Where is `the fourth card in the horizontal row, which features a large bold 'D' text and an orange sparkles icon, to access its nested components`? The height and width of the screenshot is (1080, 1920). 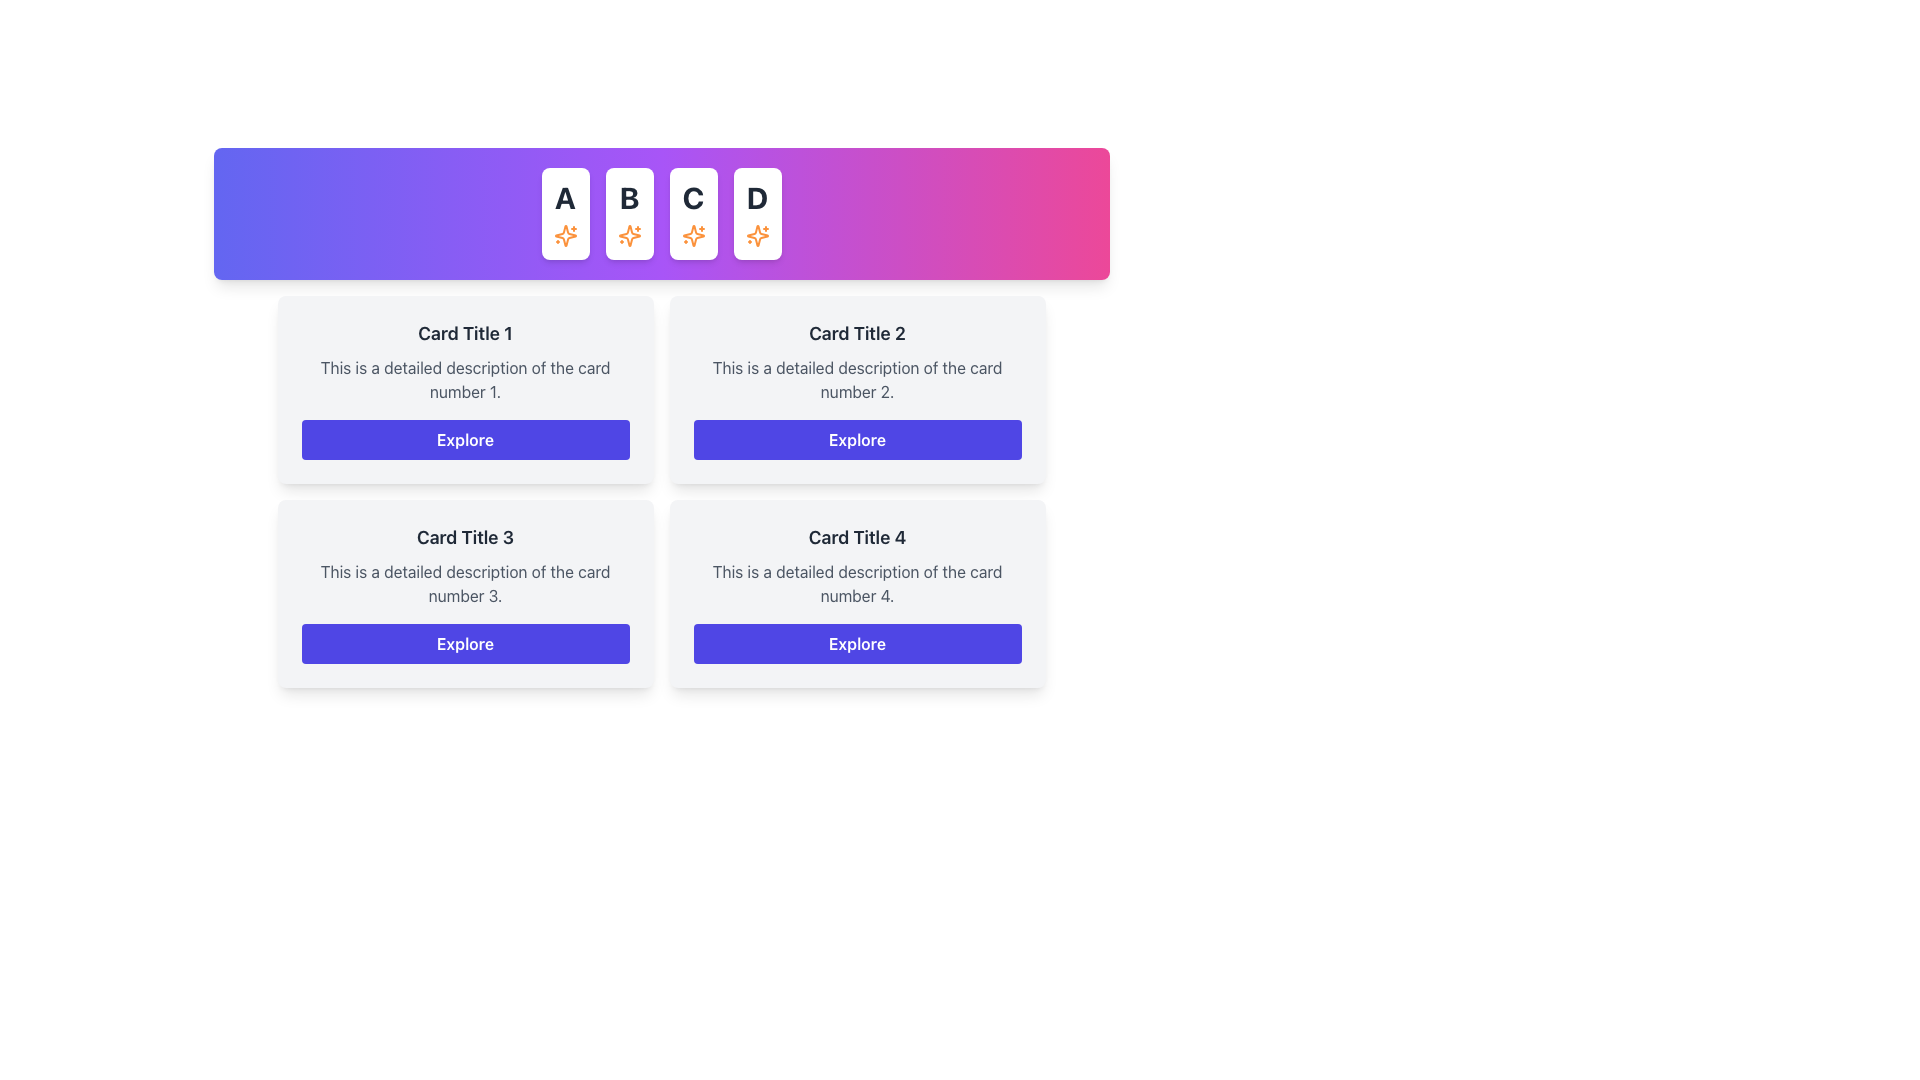 the fourth card in the horizontal row, which features a large bold 'D' text and an orange sparkles icon, to access its nested components is located at coordinates (756, 213).